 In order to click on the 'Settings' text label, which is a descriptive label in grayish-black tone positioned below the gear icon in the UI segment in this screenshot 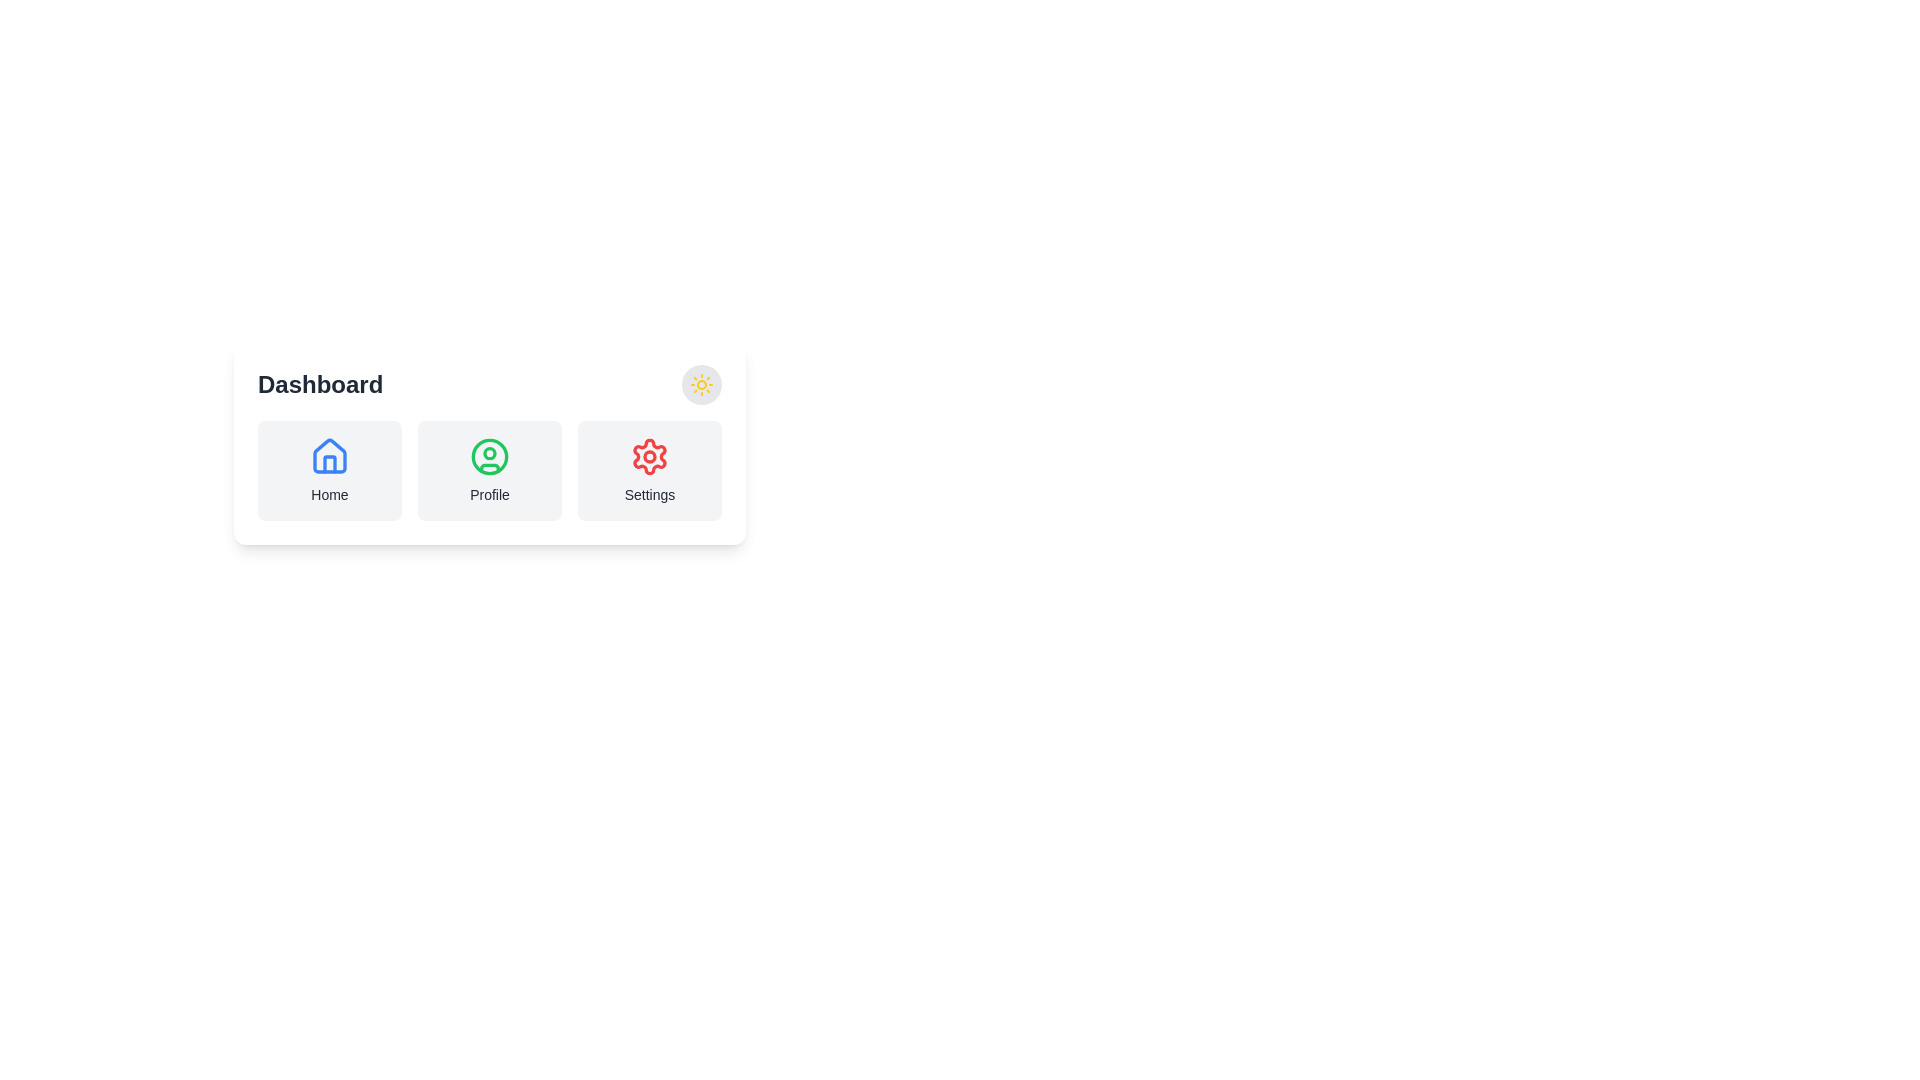, I will do `click(649, 494)`.